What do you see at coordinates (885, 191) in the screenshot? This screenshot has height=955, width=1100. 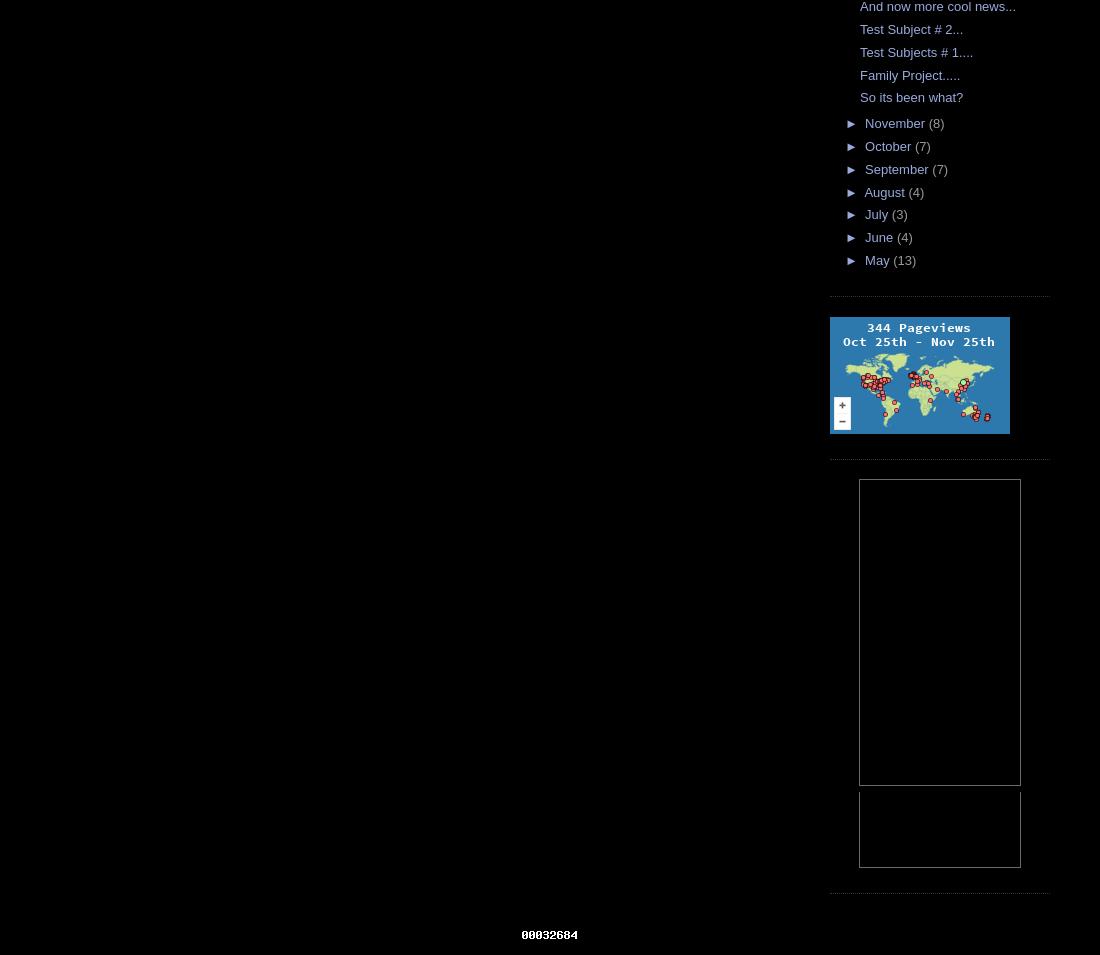 I see `'August'` at bounding box center [885, 191].